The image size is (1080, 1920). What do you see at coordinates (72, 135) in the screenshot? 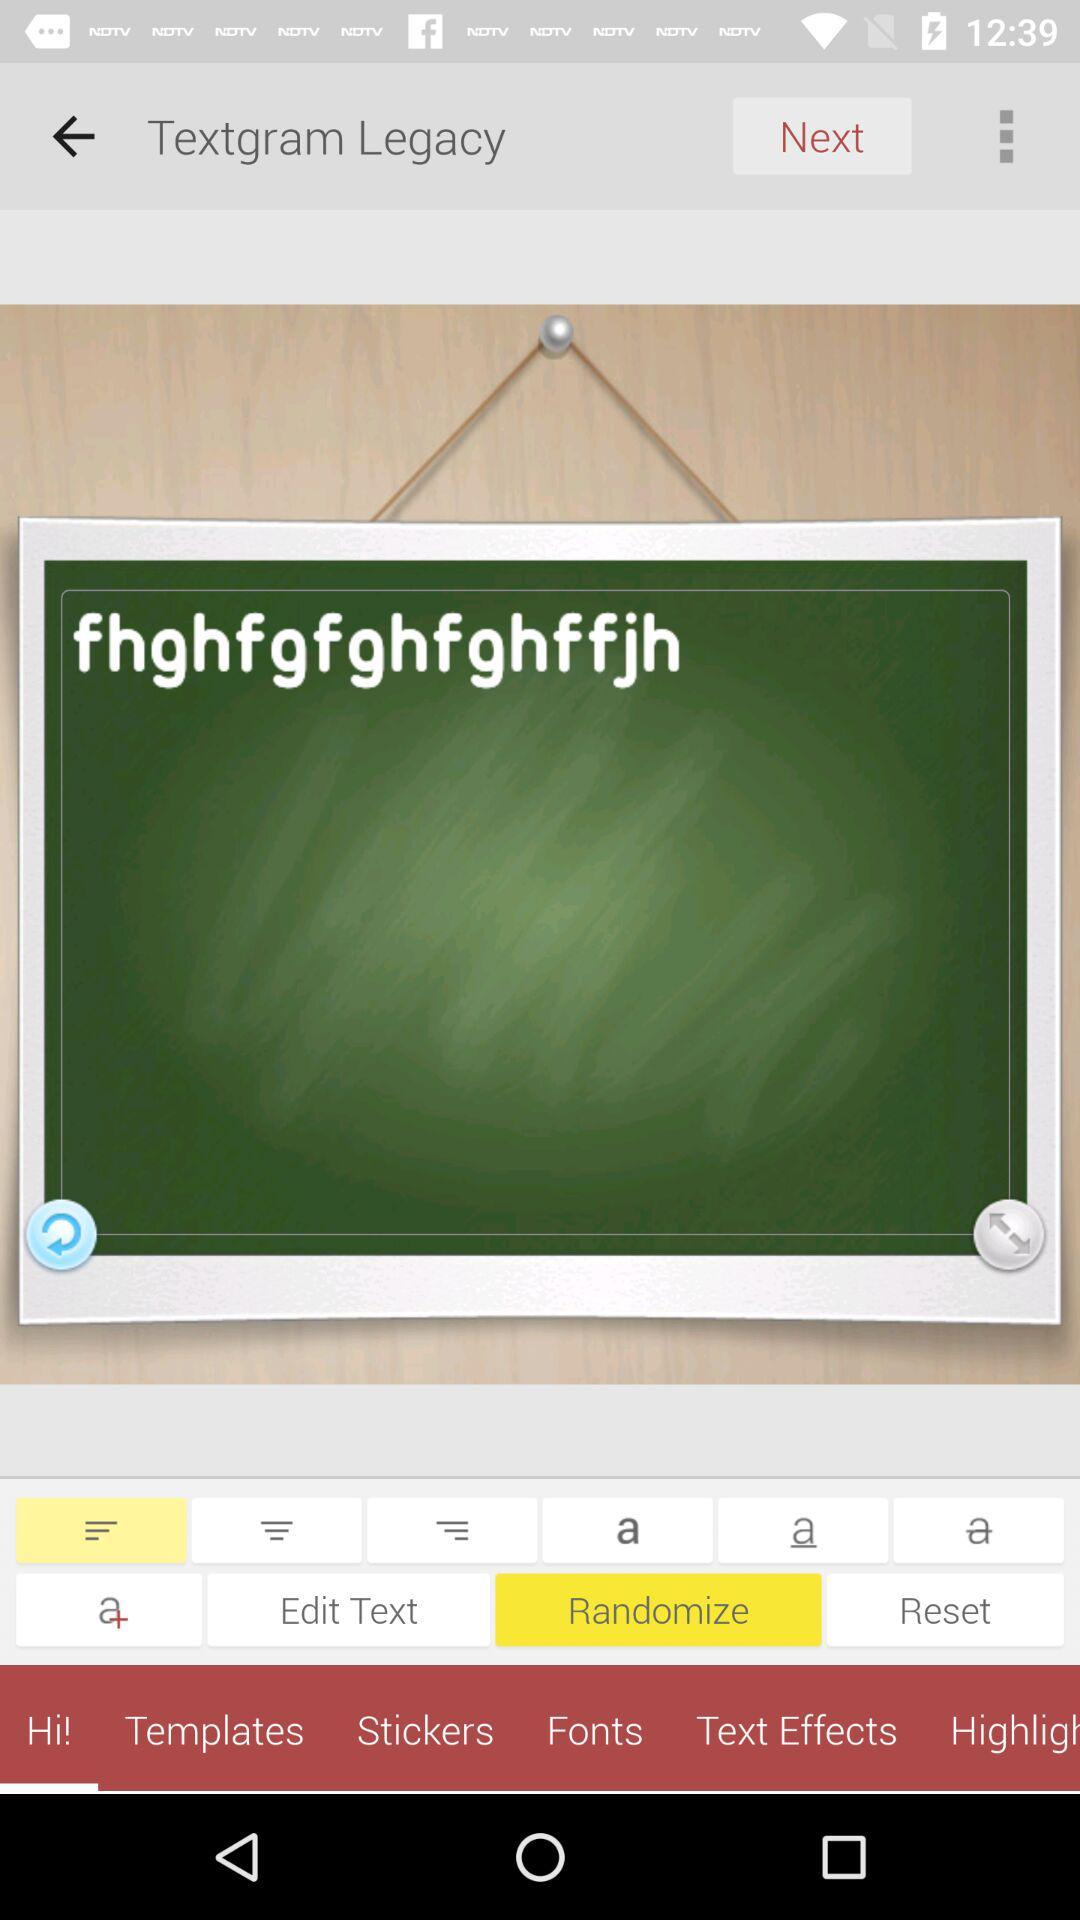
I see `the icon to the left of textgram legacy` at bounding box center [72, 135].